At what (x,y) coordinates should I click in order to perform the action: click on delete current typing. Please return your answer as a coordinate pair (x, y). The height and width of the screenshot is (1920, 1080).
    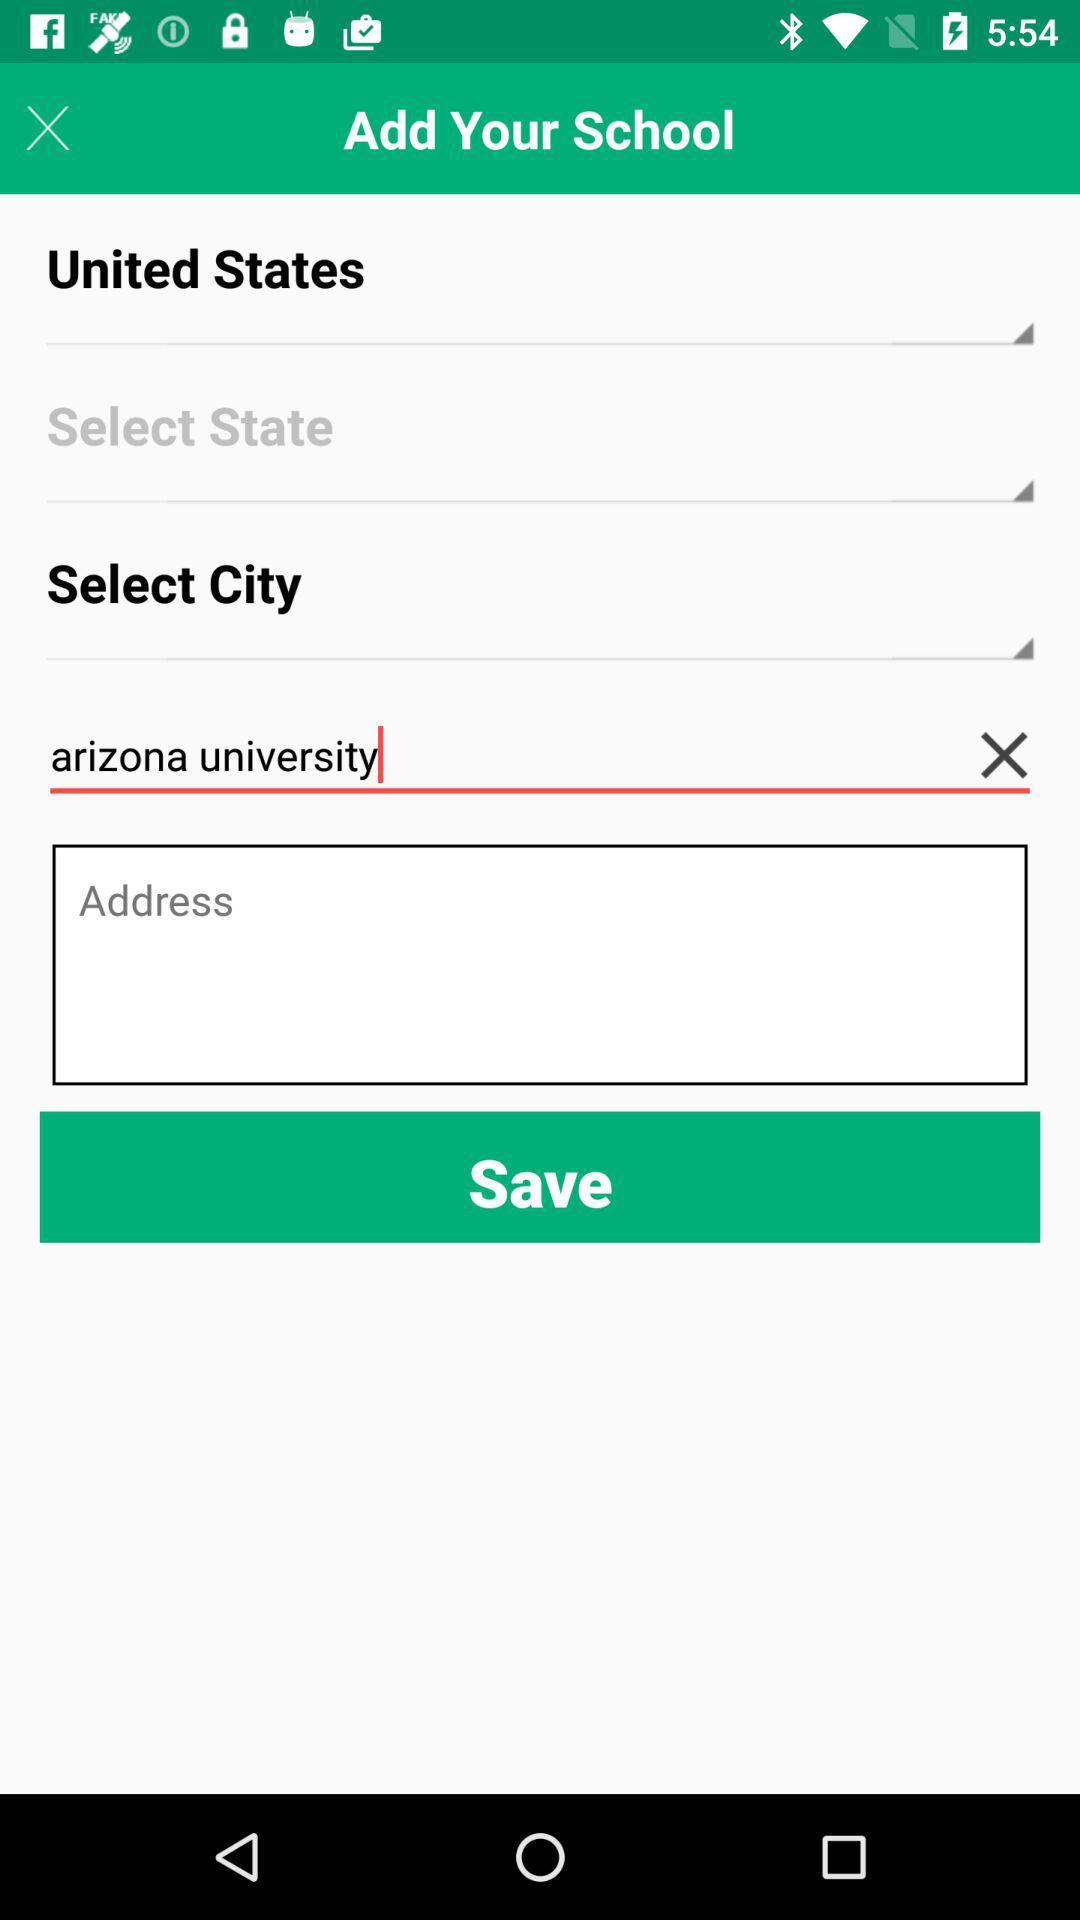
    Looking at the image, I should click on (1019, 754).